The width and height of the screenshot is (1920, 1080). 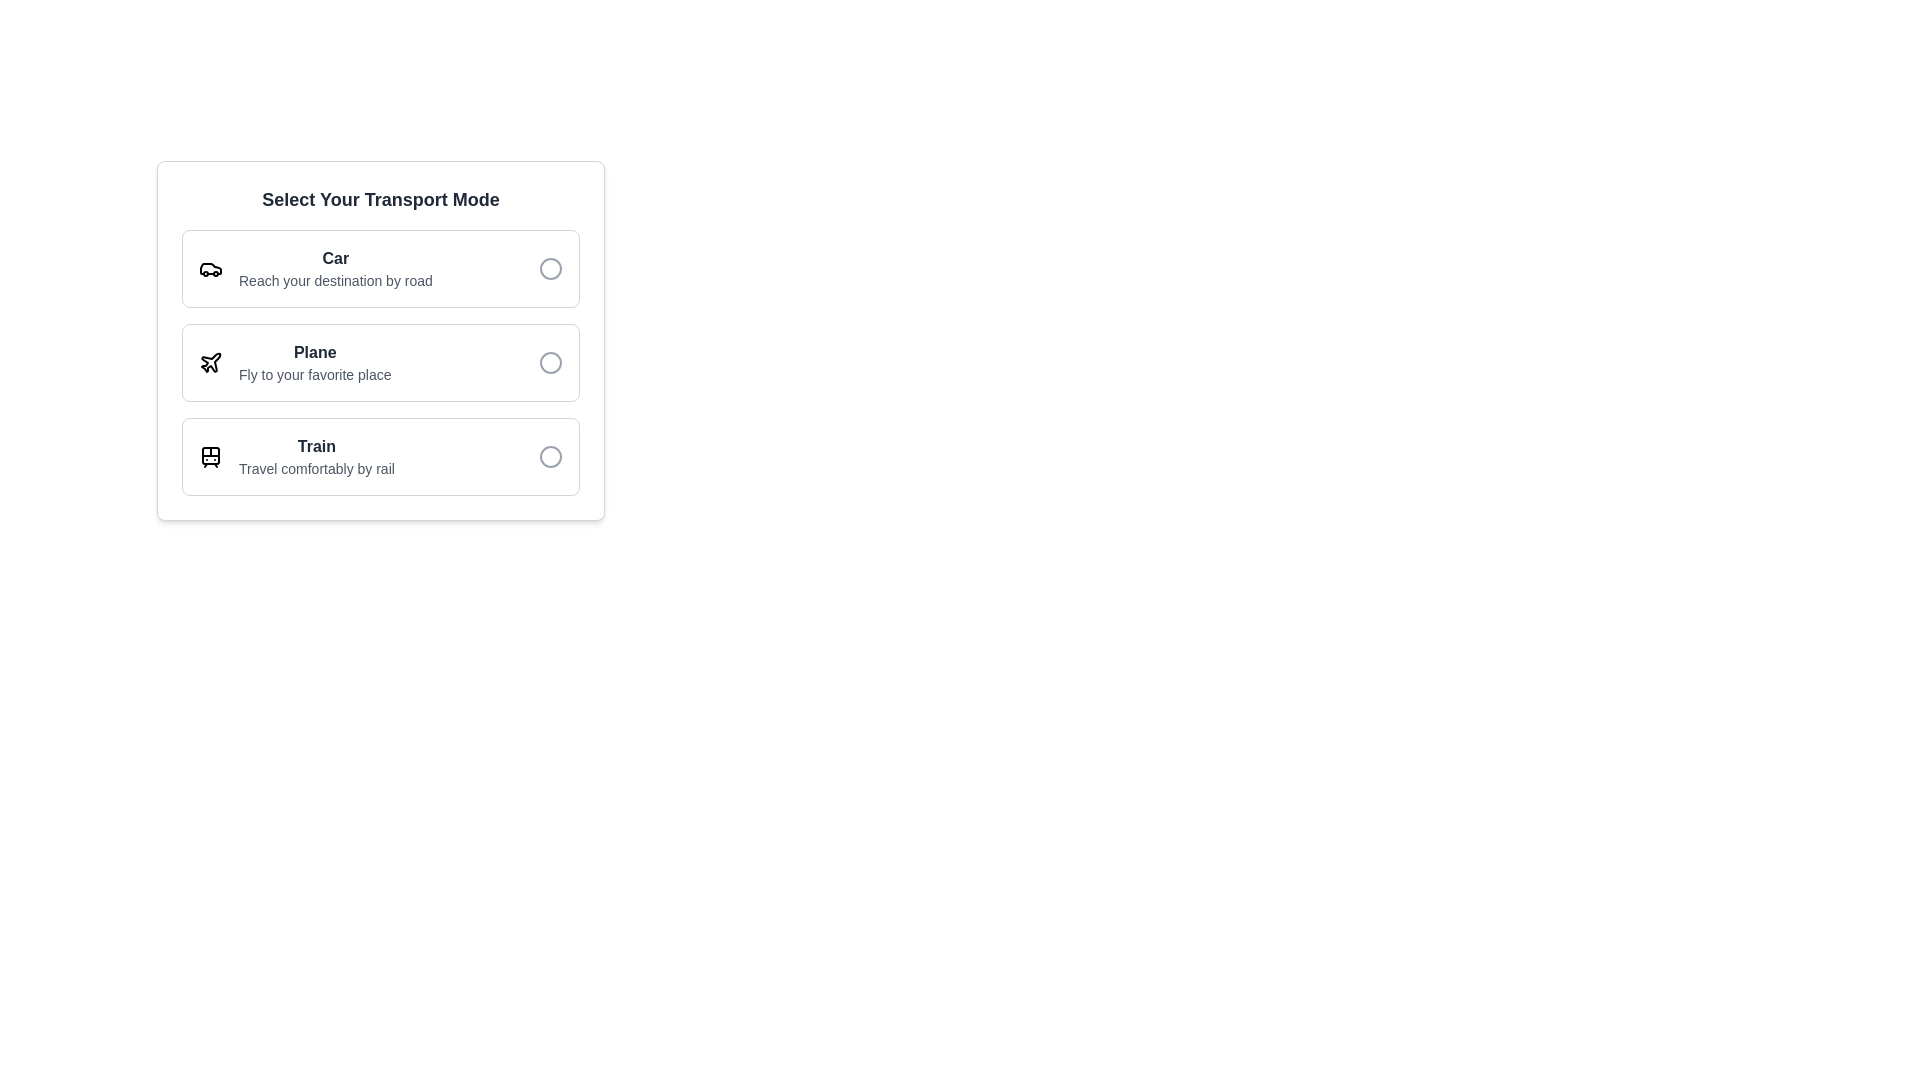 What do you see at coordinates (551, 362) in the screenshot?
I see `the icon or indicator representing the selectable state within the 'Plane' transport option context, located towards the right end of the 'Plane' option` at bounding box center [551, 362].